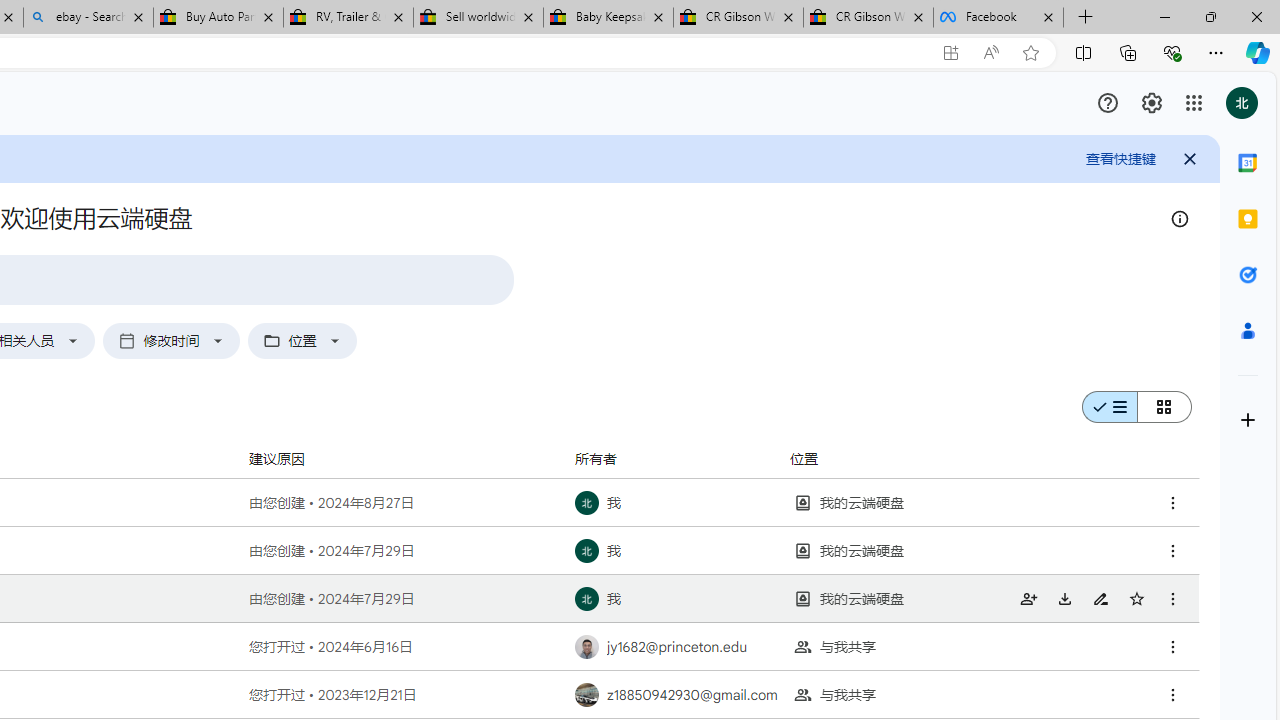 This screenshot has width=1280, height=720. I want to click on 'Class:  c-qd a-s-fa-Ha-pa BMAFpd', so click(1172, 694).